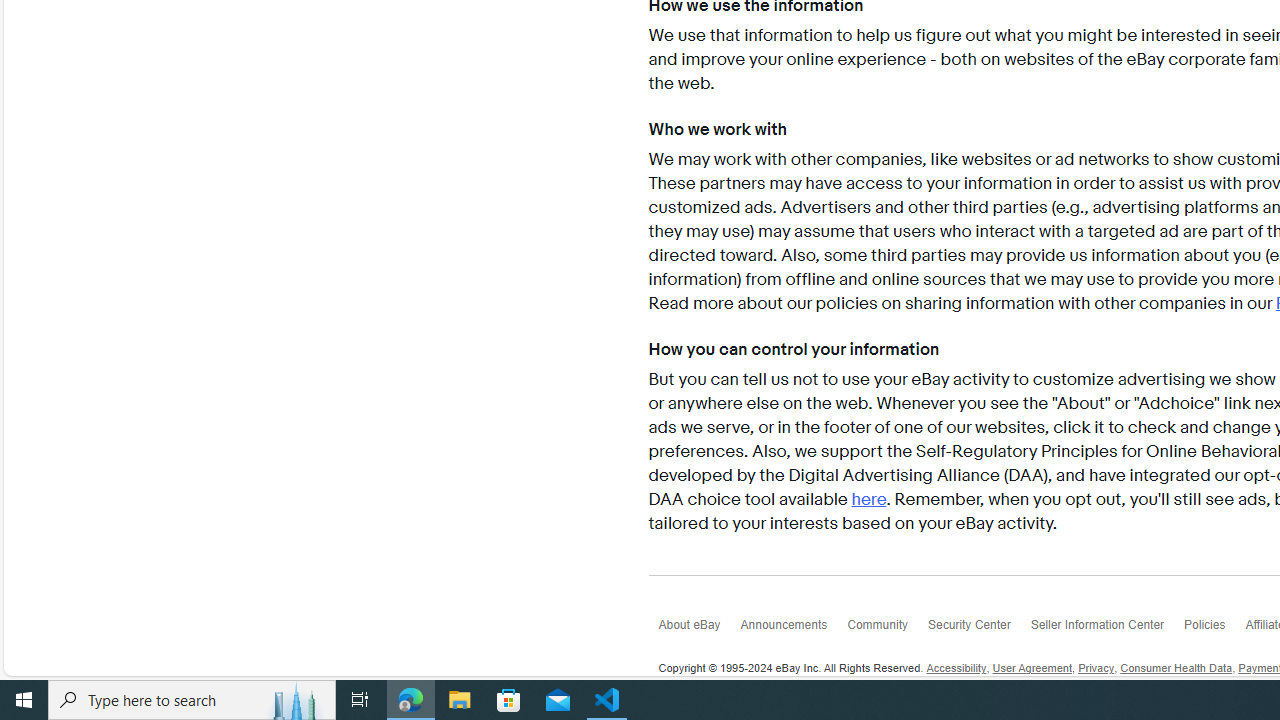 The height and width of the screenshot is (720, 1280). What do you see at coordinates (869, 499) in the screenshot?
I see `'here'` at bounding box center [869, 499].